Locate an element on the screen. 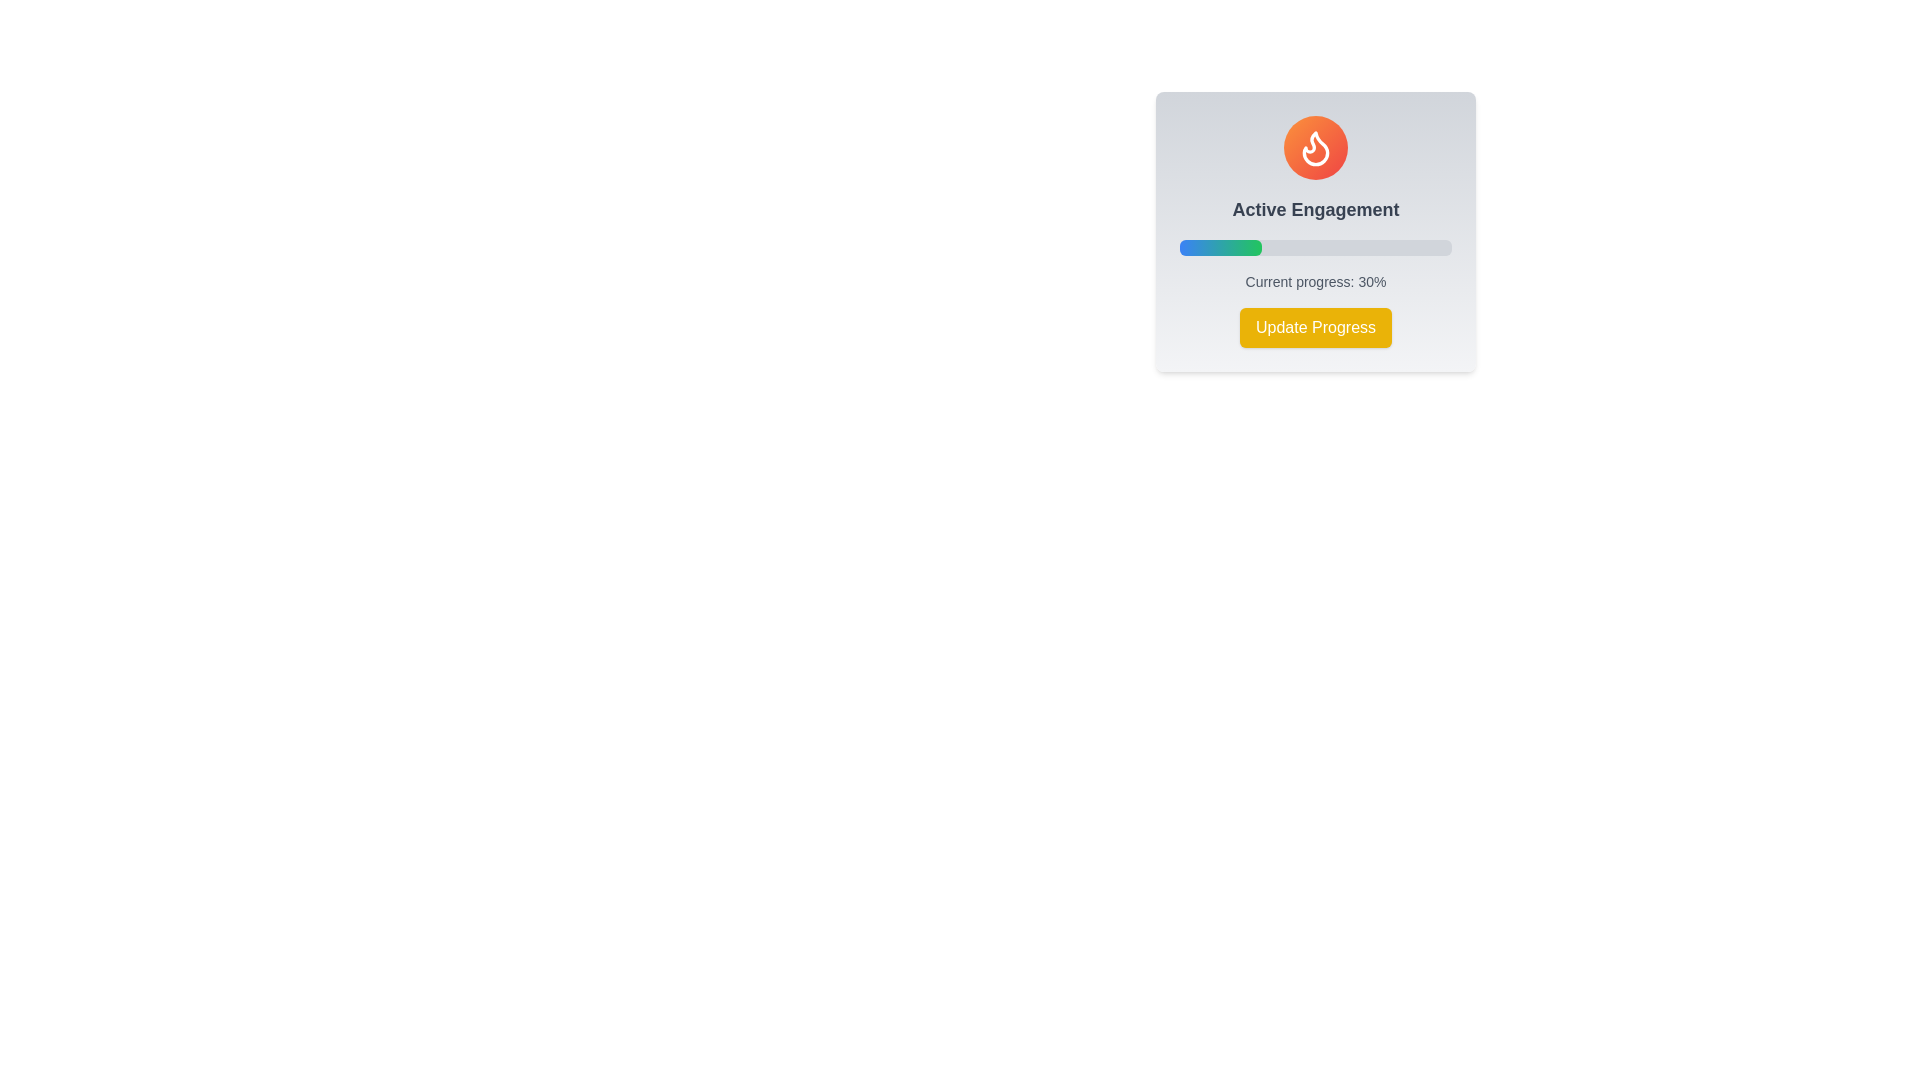 This screenshot has width=1920, height=1080. the flame icon in orange color located at the center top of the informational card titled 'Active Engagement' is located at coordinates (1315, 146).